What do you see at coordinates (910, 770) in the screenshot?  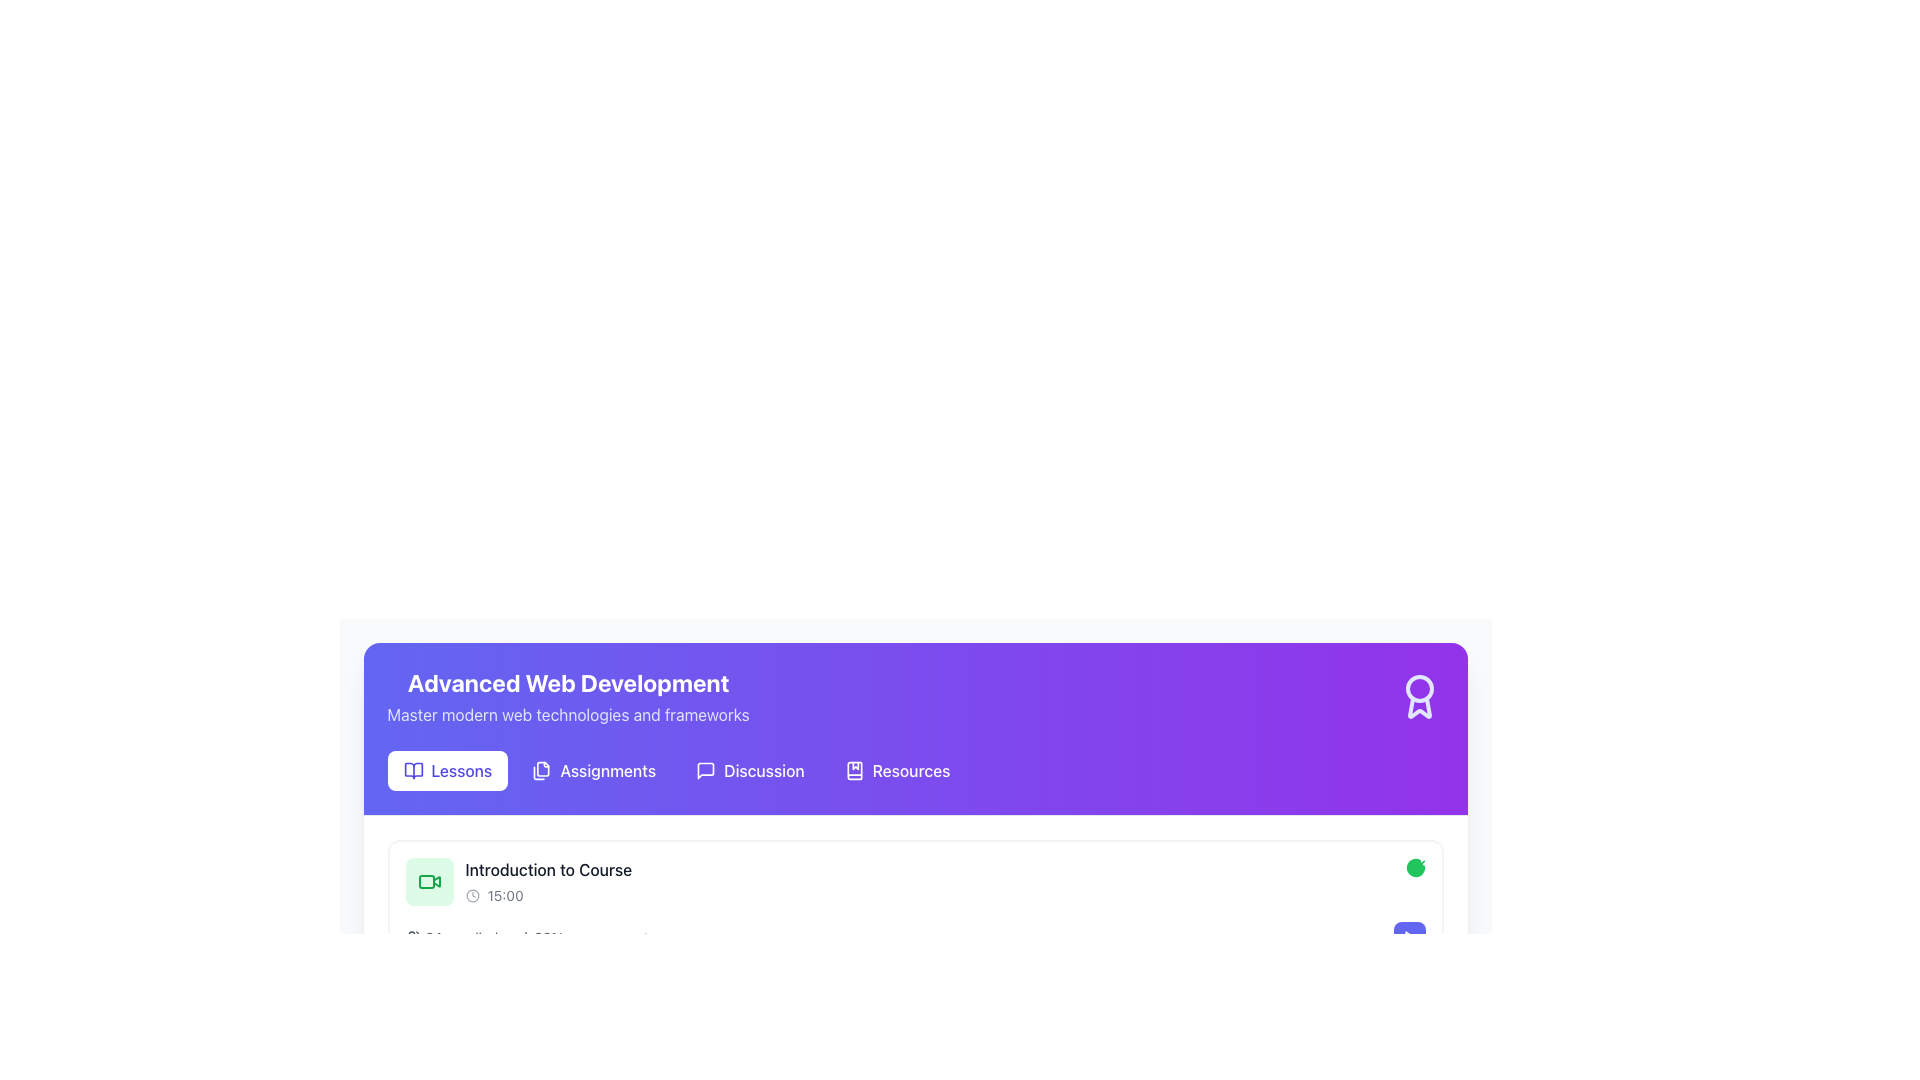 I see `the 'Resources' button, which is a textual button displayed in white font on a purple background, located on the right side of the navigation bar` at bounding box center [910, 770].